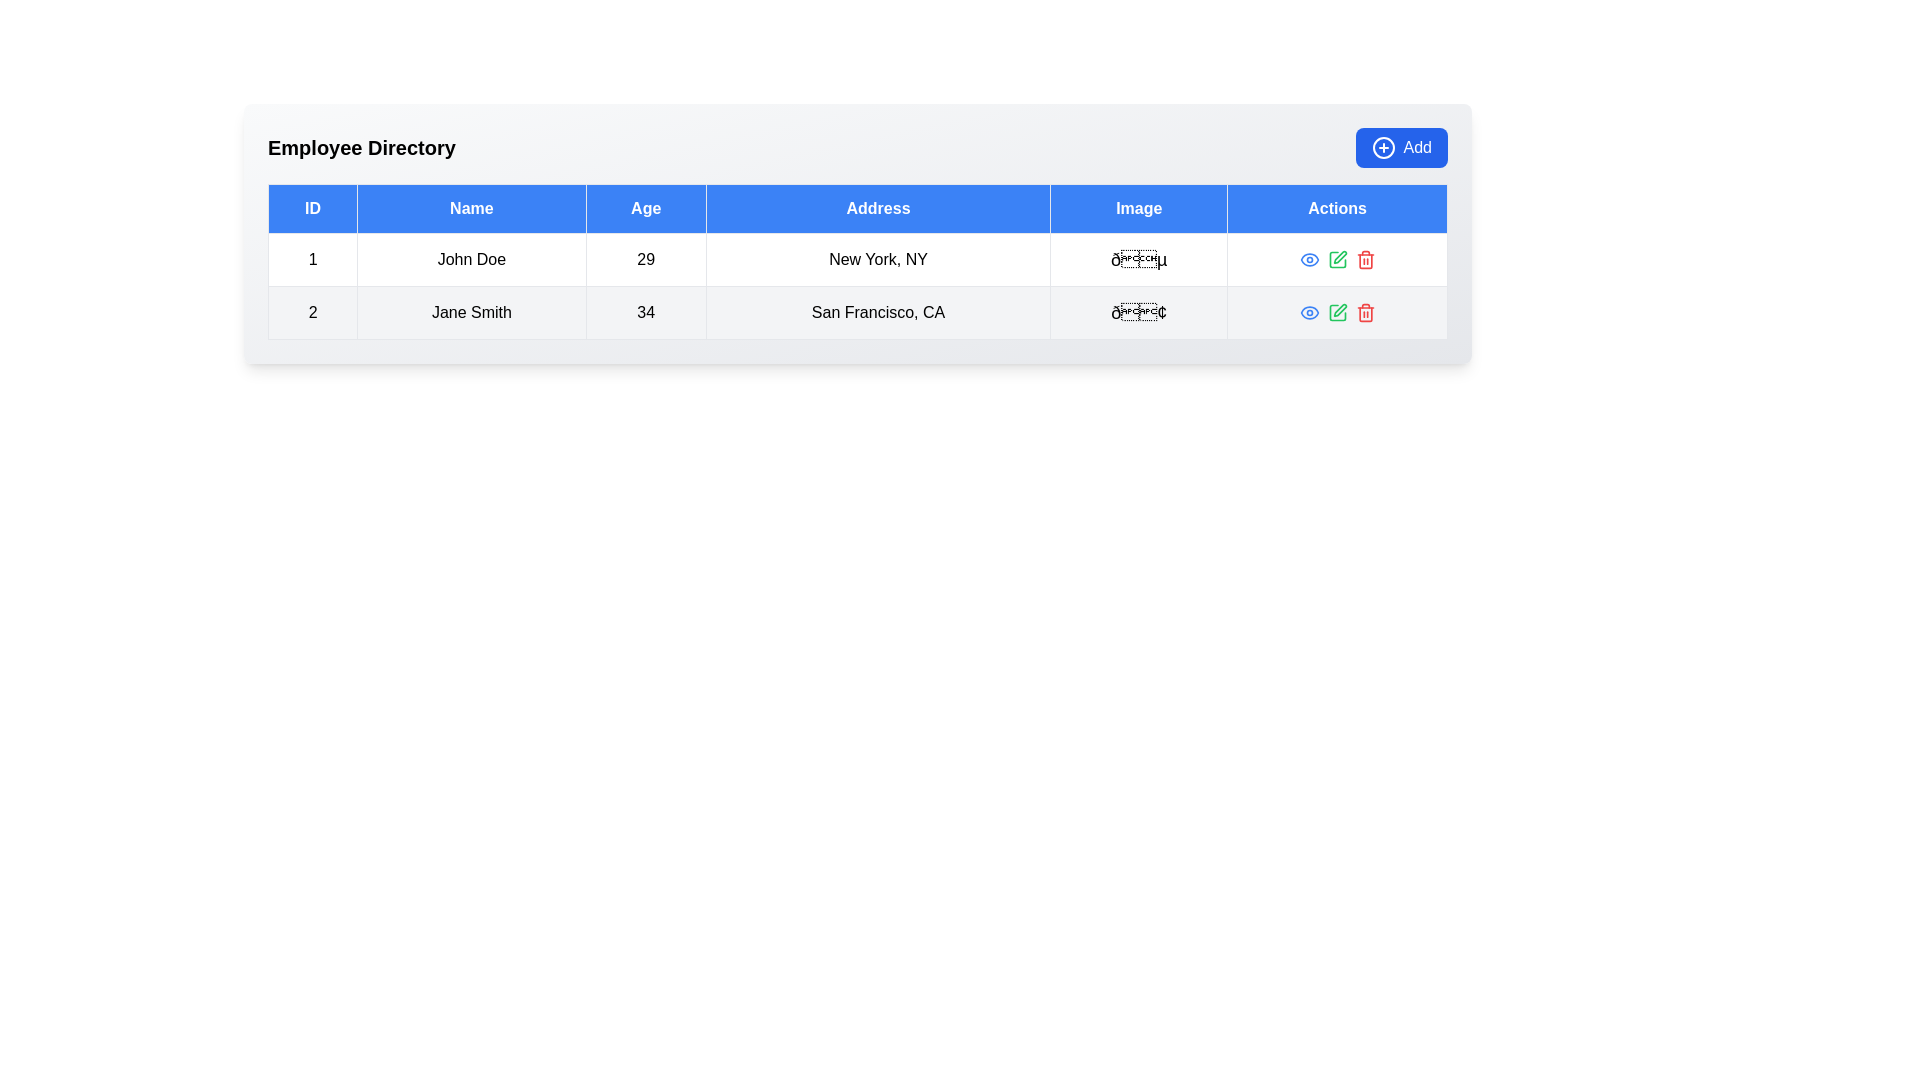 This screenshot has height=1080, width=1920. Describe the element at coordinates (1337, 258) in the screenshot. I see `the edit button located in the 'Actions' column of the second row in the table, which is the second icon from the left, positioned between a blue eye-shaped icon and a red trashcan icon to initiate editing functionality` at that location.